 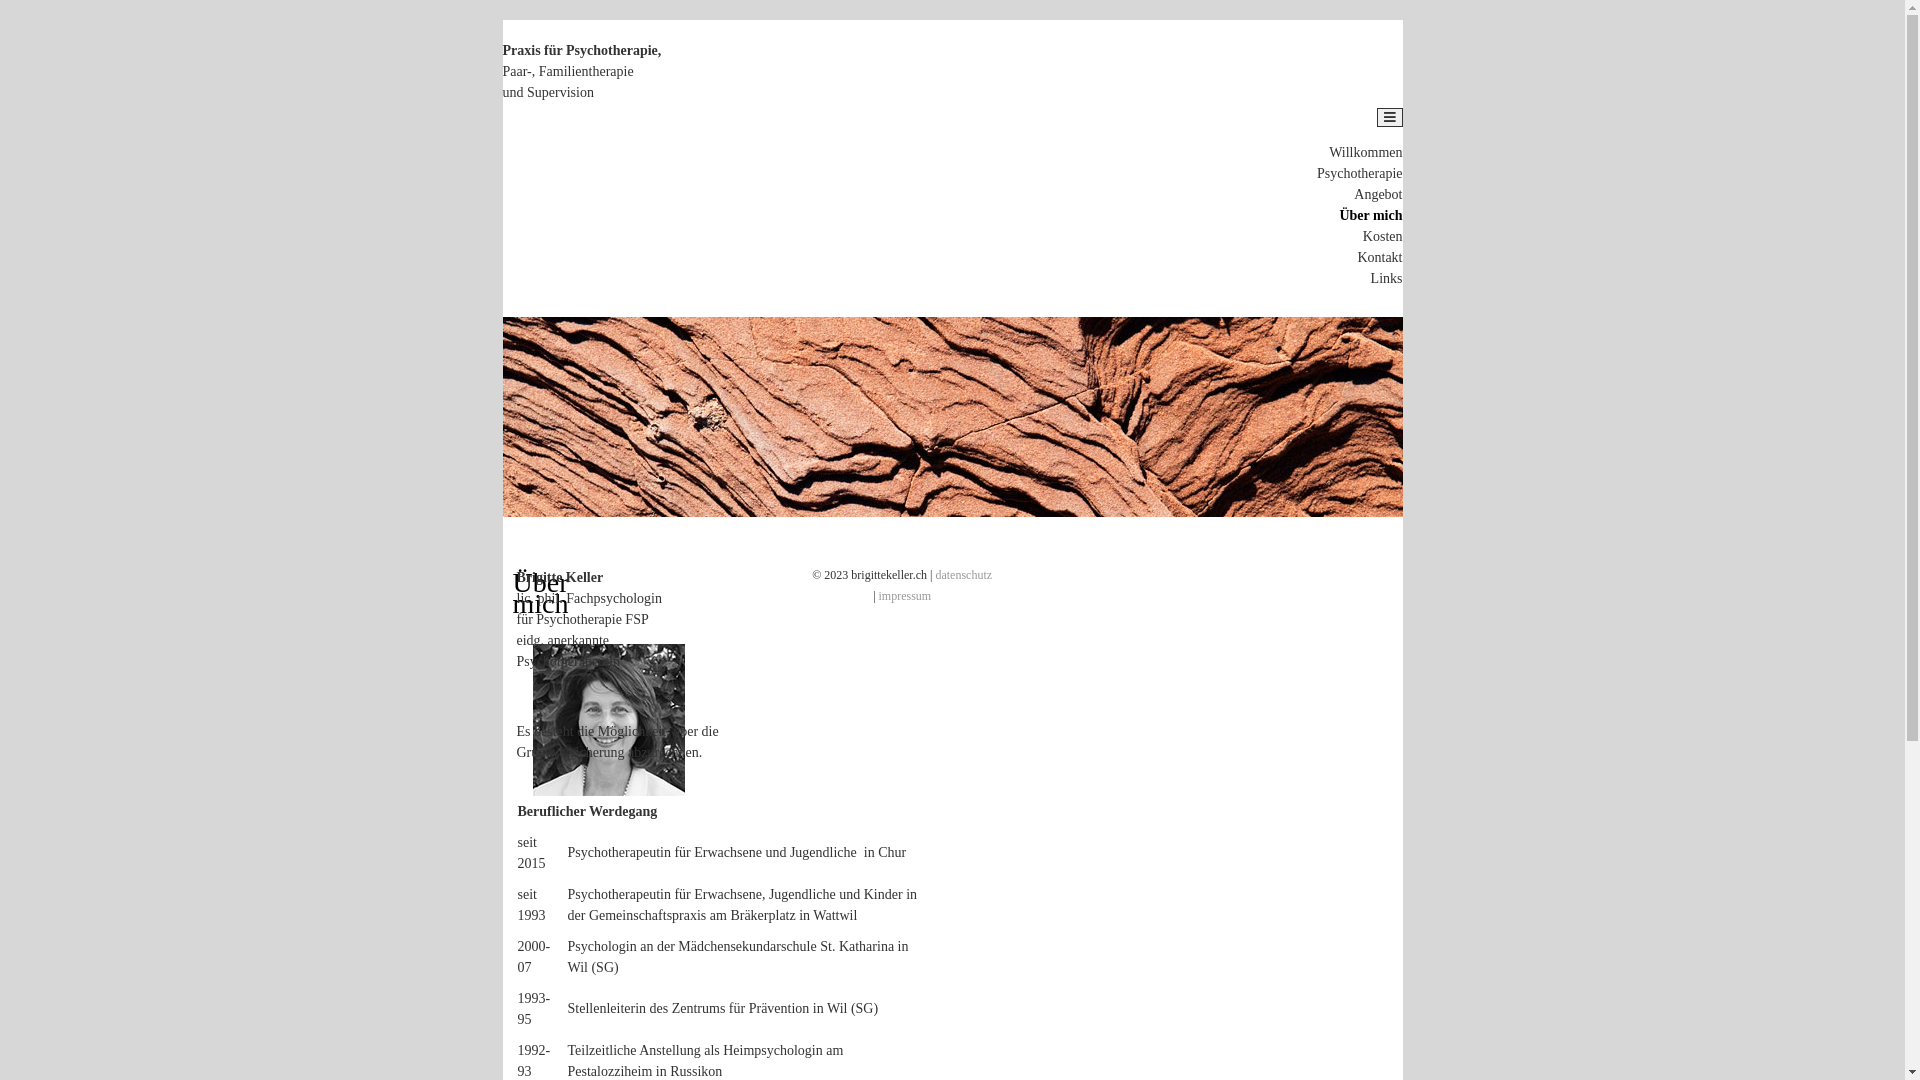 I want to click on 'Psychotherapie', so click(x=1359, y=172).